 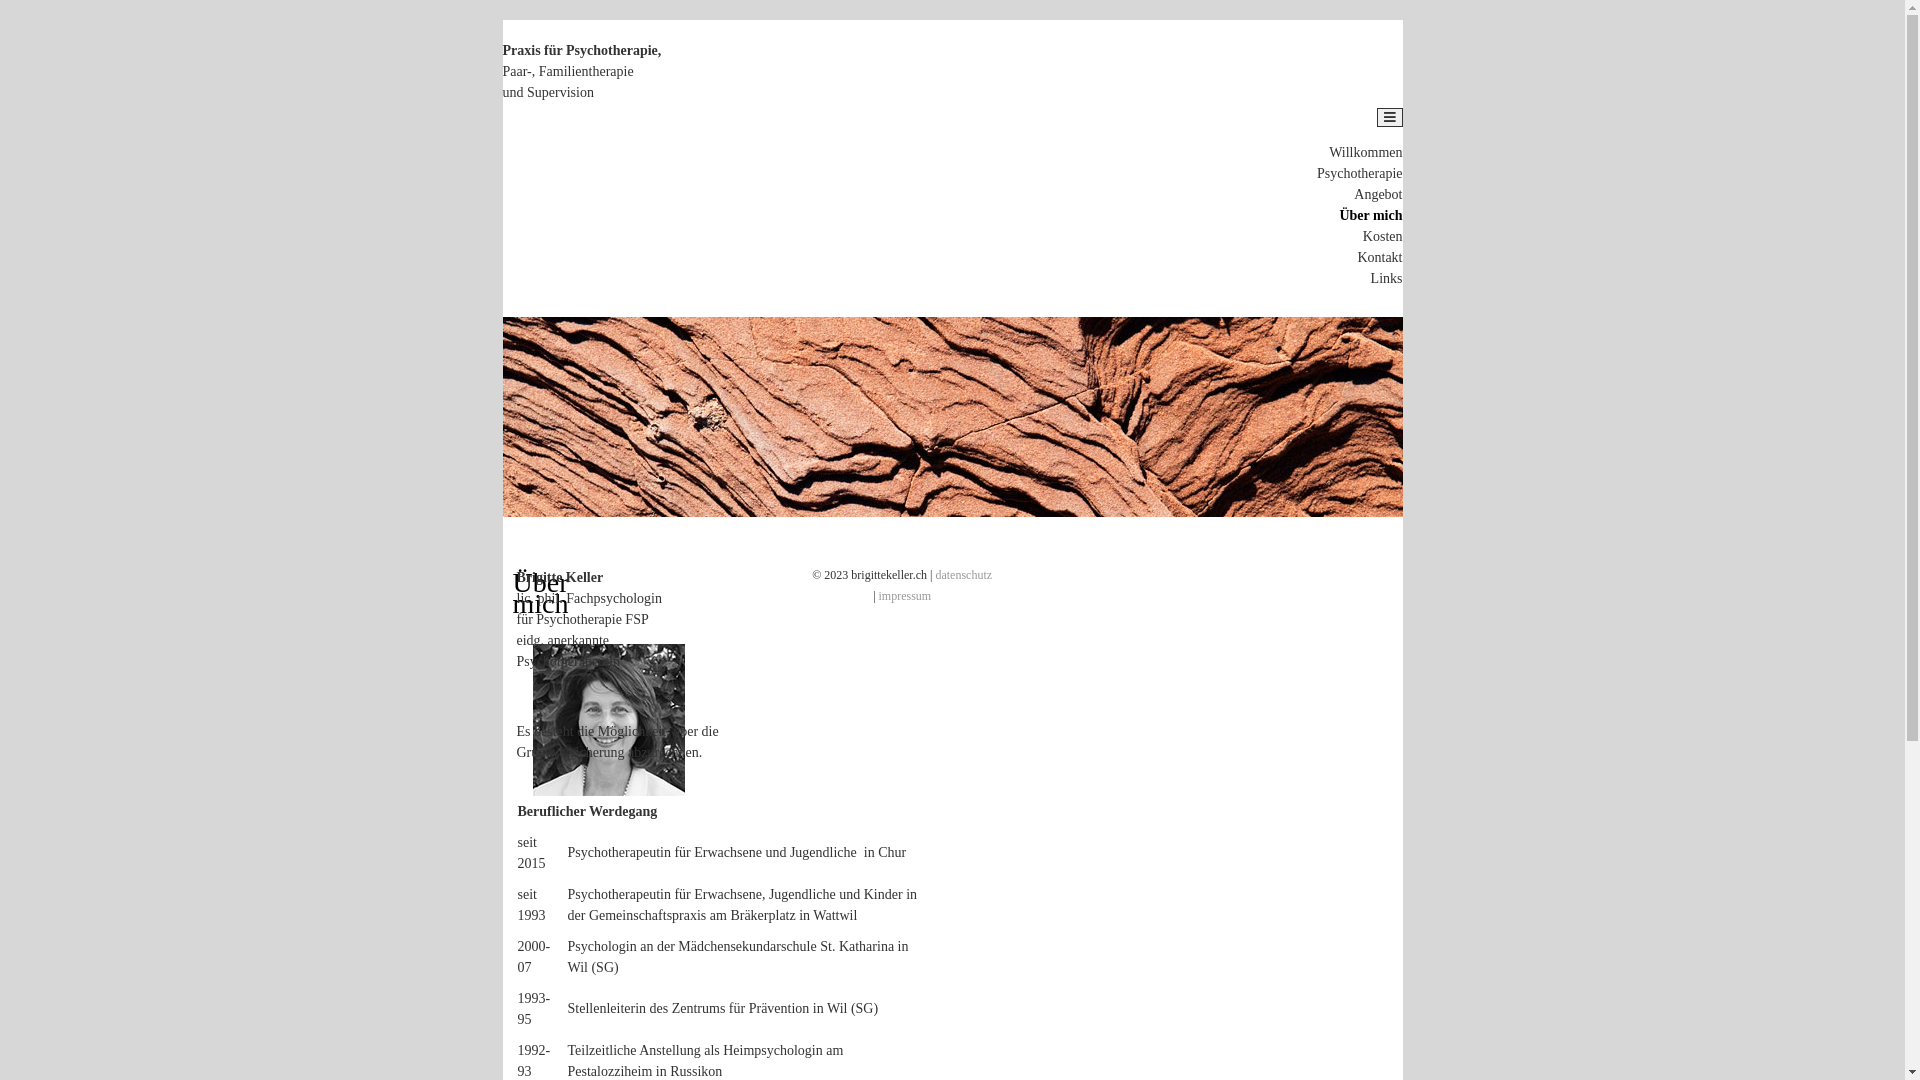 I want to click on 'Psychotherapie', so click(x=1359, y=172).